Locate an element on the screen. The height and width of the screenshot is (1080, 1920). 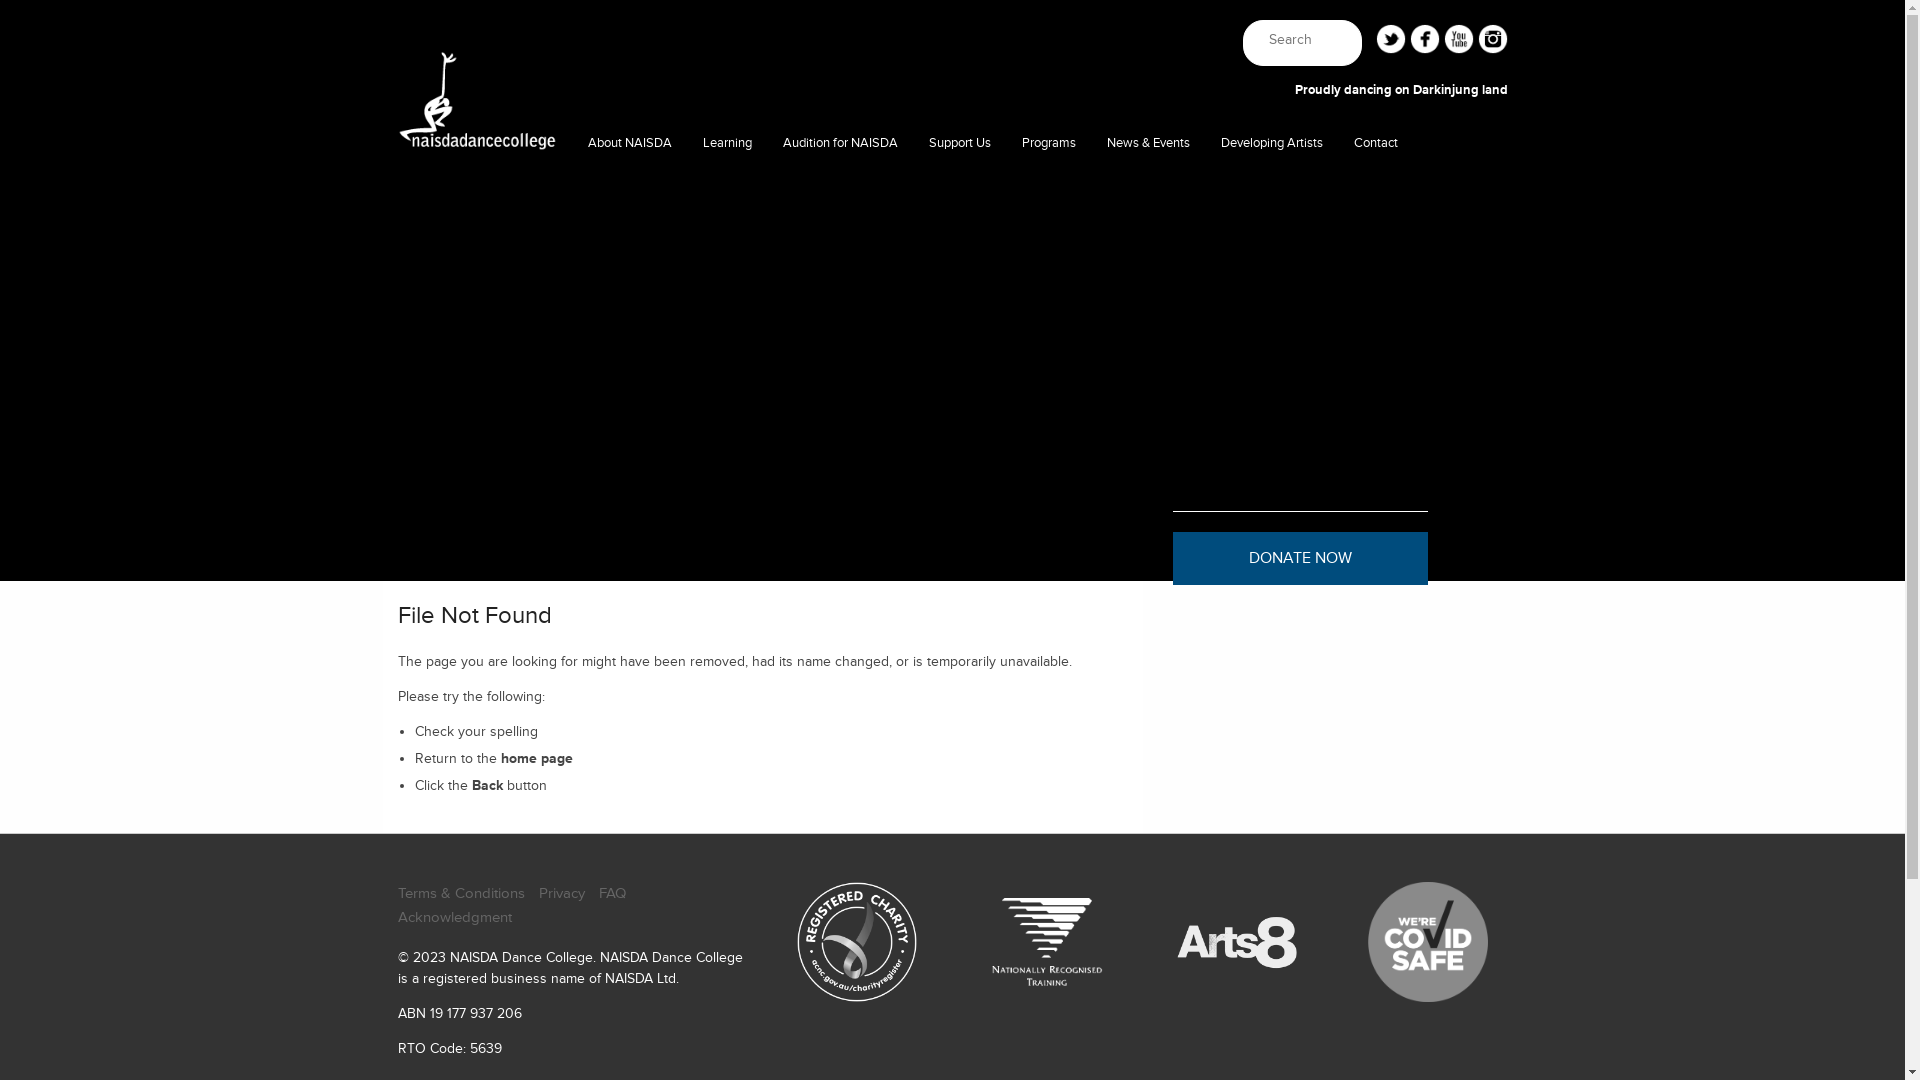
'Back' is located at coordinates (487, 784).